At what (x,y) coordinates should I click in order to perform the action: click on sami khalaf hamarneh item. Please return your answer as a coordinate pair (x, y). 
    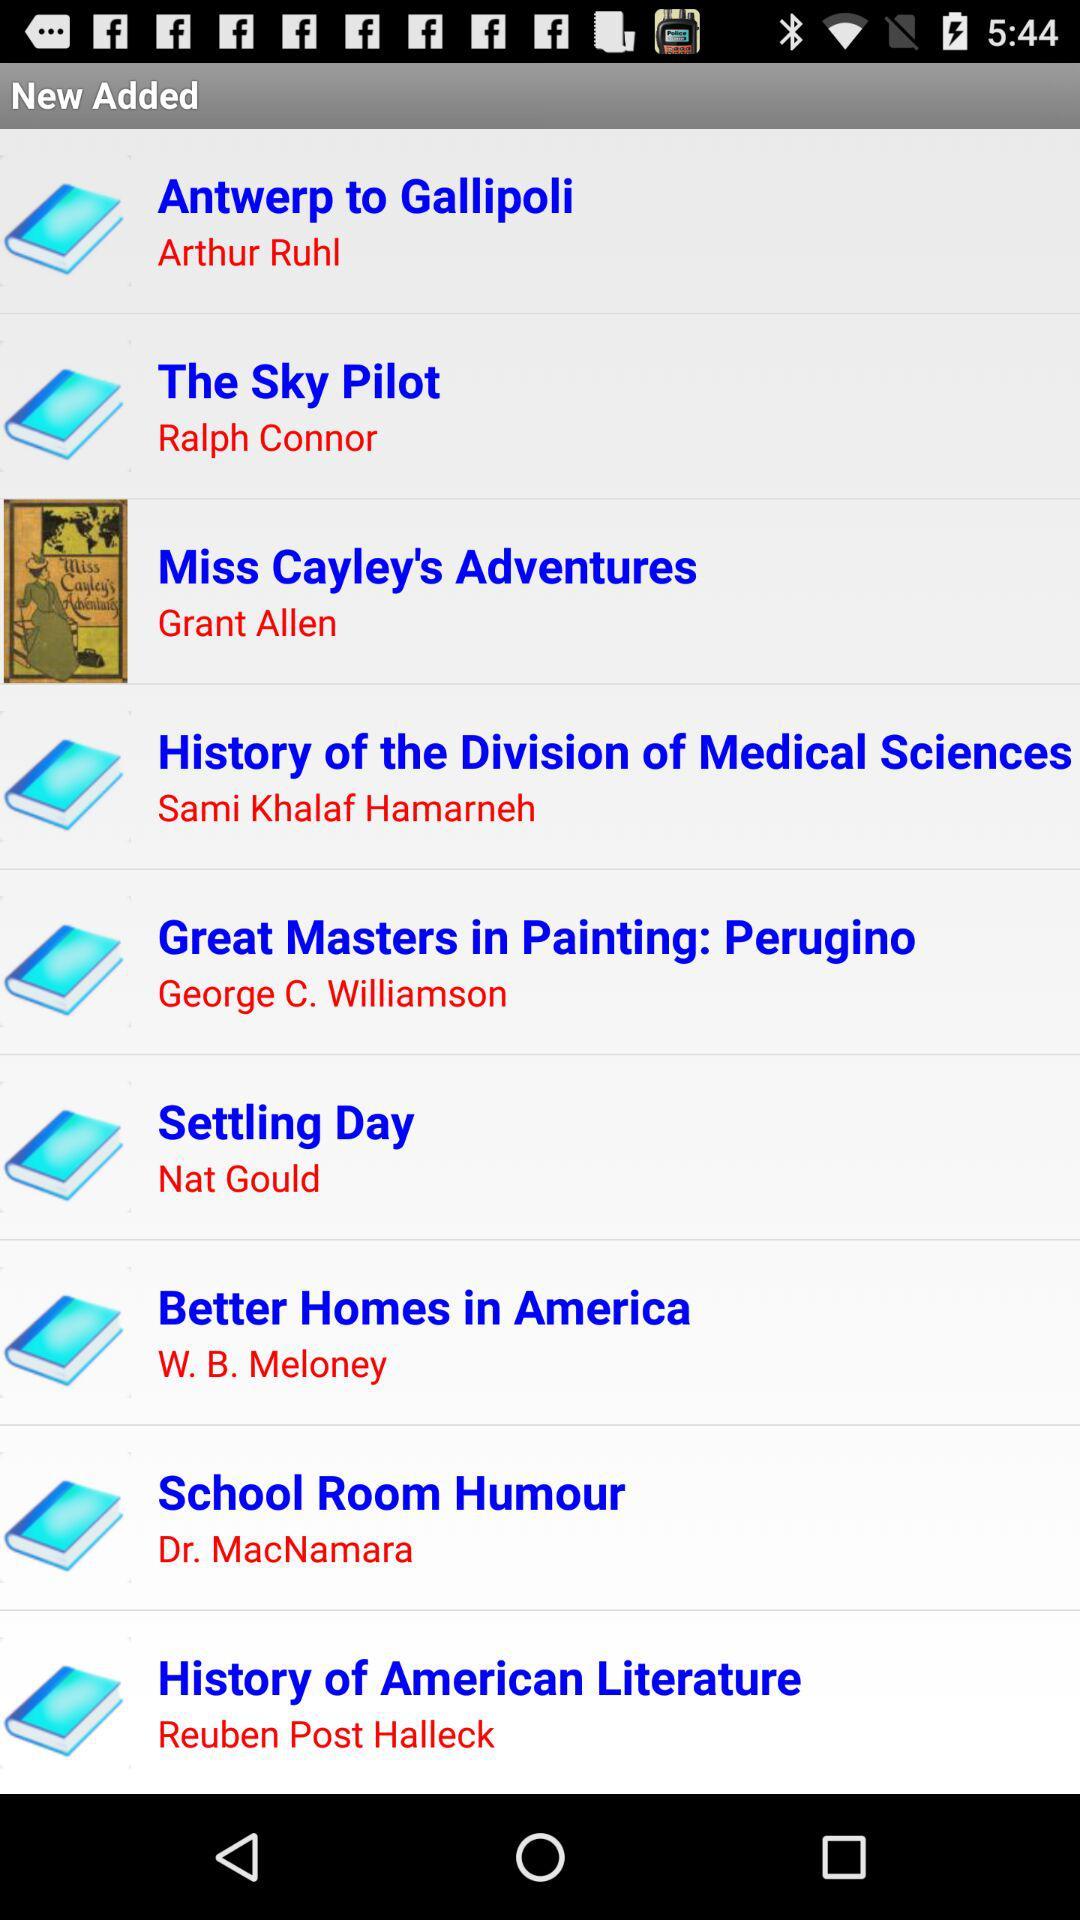
    Looking at the image, I should click on (345, 808).